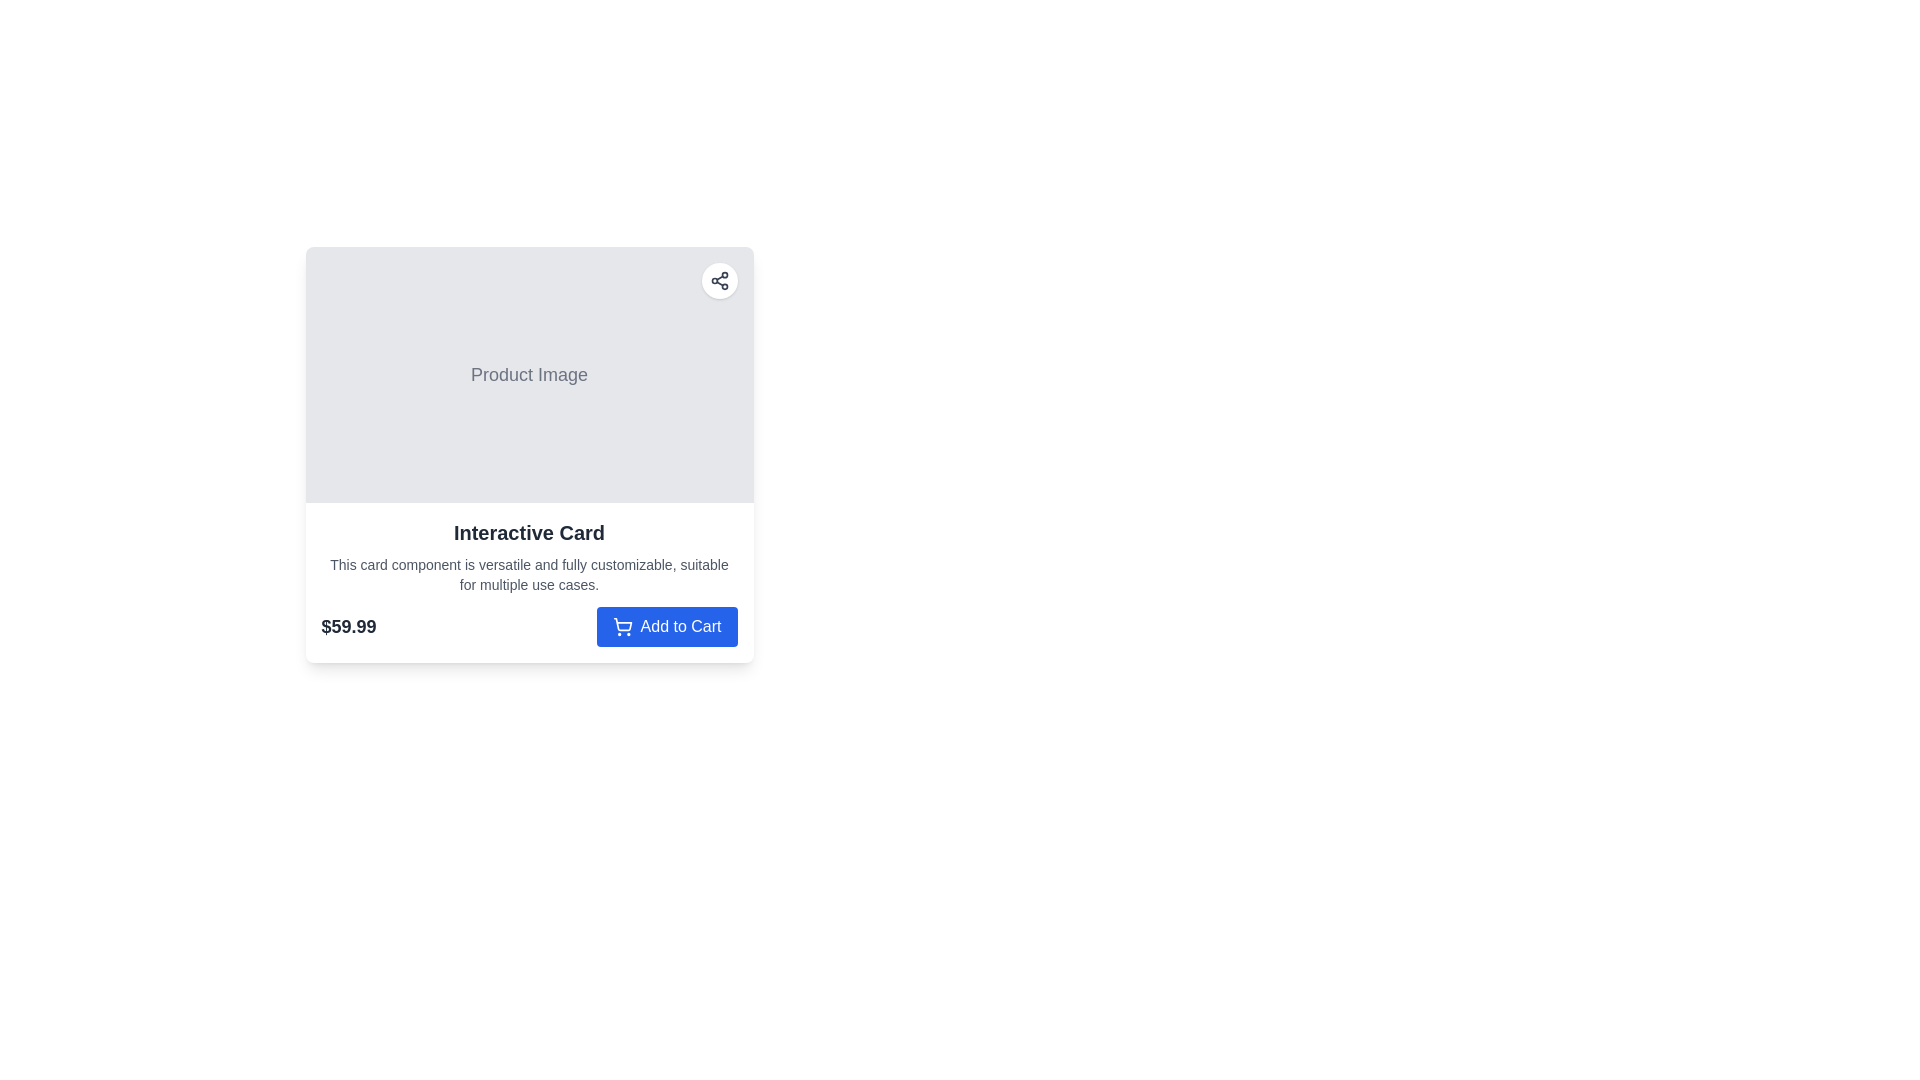 The width and height of the screenshot is (1920, 1080). I want to click on the Static Text Display that shows the product price, located to the far left before the 'Add to Cart' button, so click(349, 626).